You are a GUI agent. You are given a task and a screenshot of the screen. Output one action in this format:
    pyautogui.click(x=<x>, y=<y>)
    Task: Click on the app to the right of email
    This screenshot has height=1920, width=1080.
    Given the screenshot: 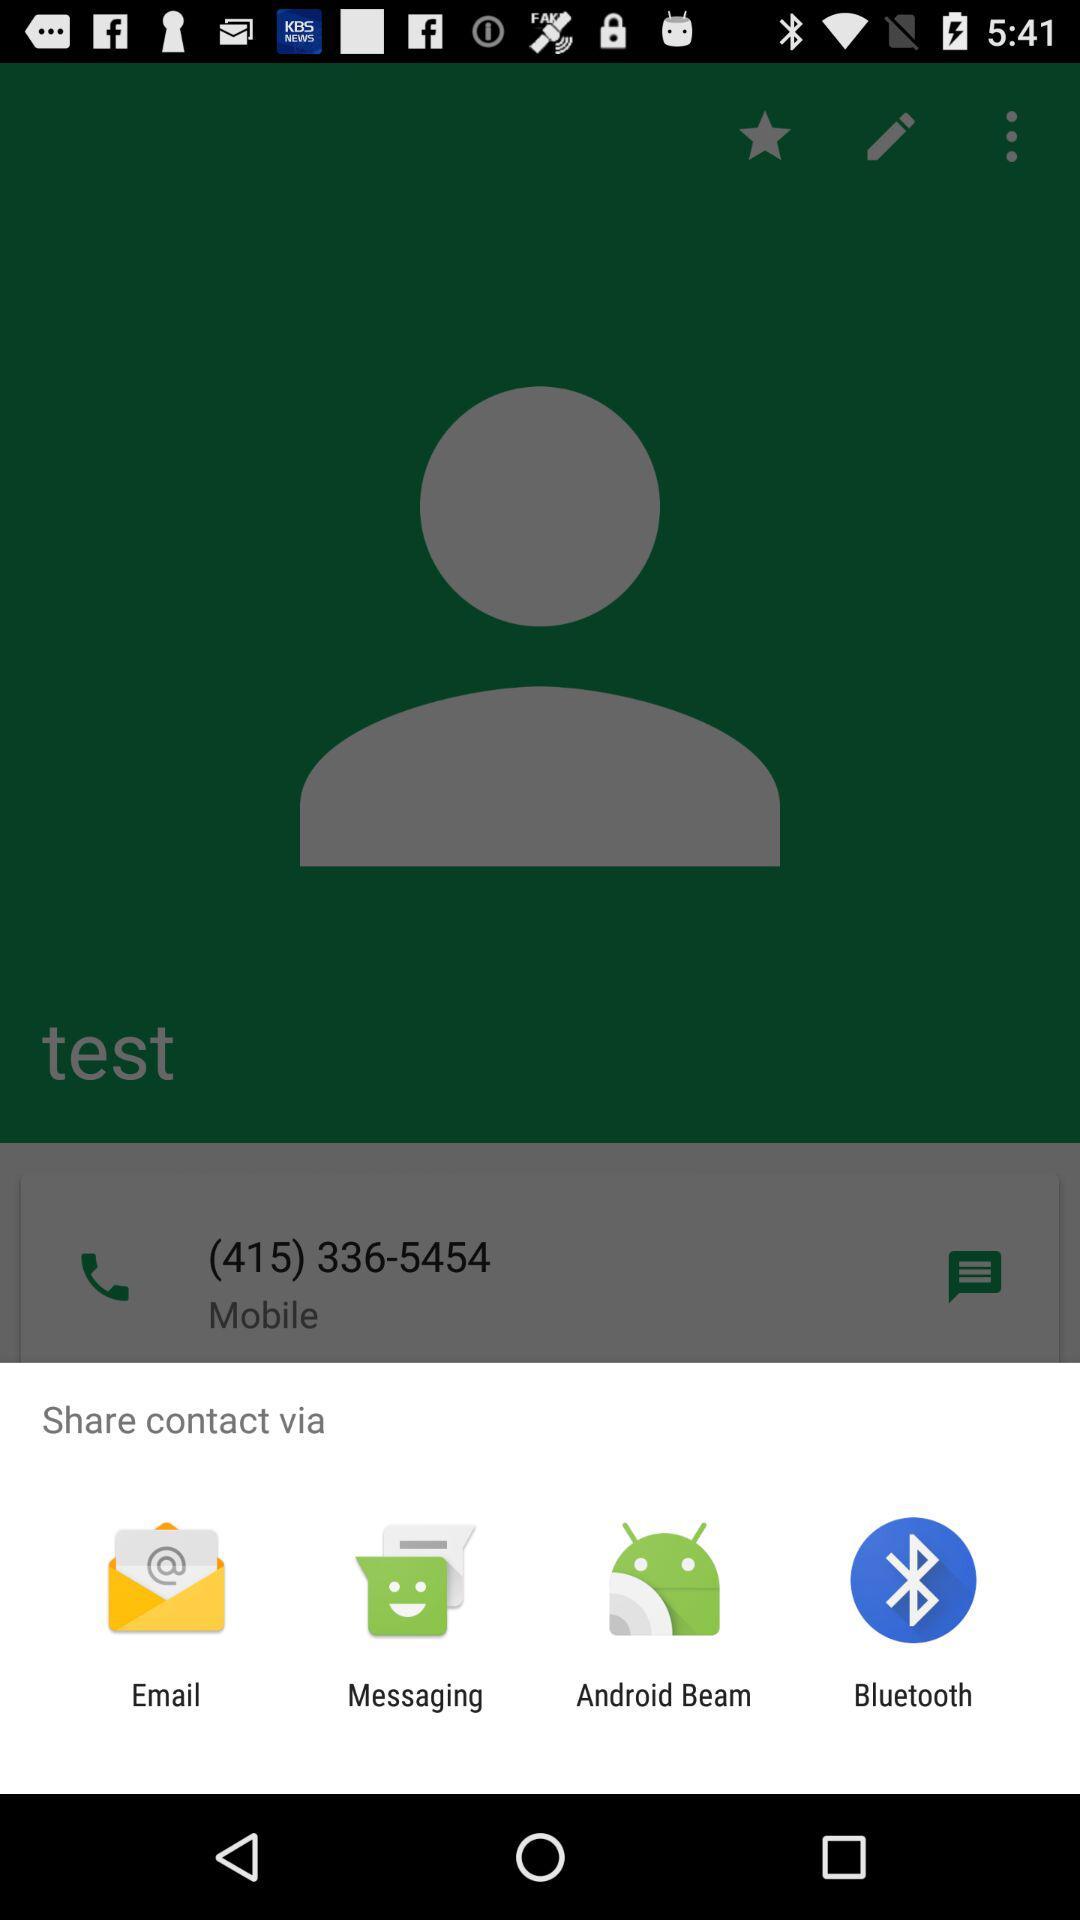 What is the action you would take?
    pyautogui.click(x=414, y=1711)
    